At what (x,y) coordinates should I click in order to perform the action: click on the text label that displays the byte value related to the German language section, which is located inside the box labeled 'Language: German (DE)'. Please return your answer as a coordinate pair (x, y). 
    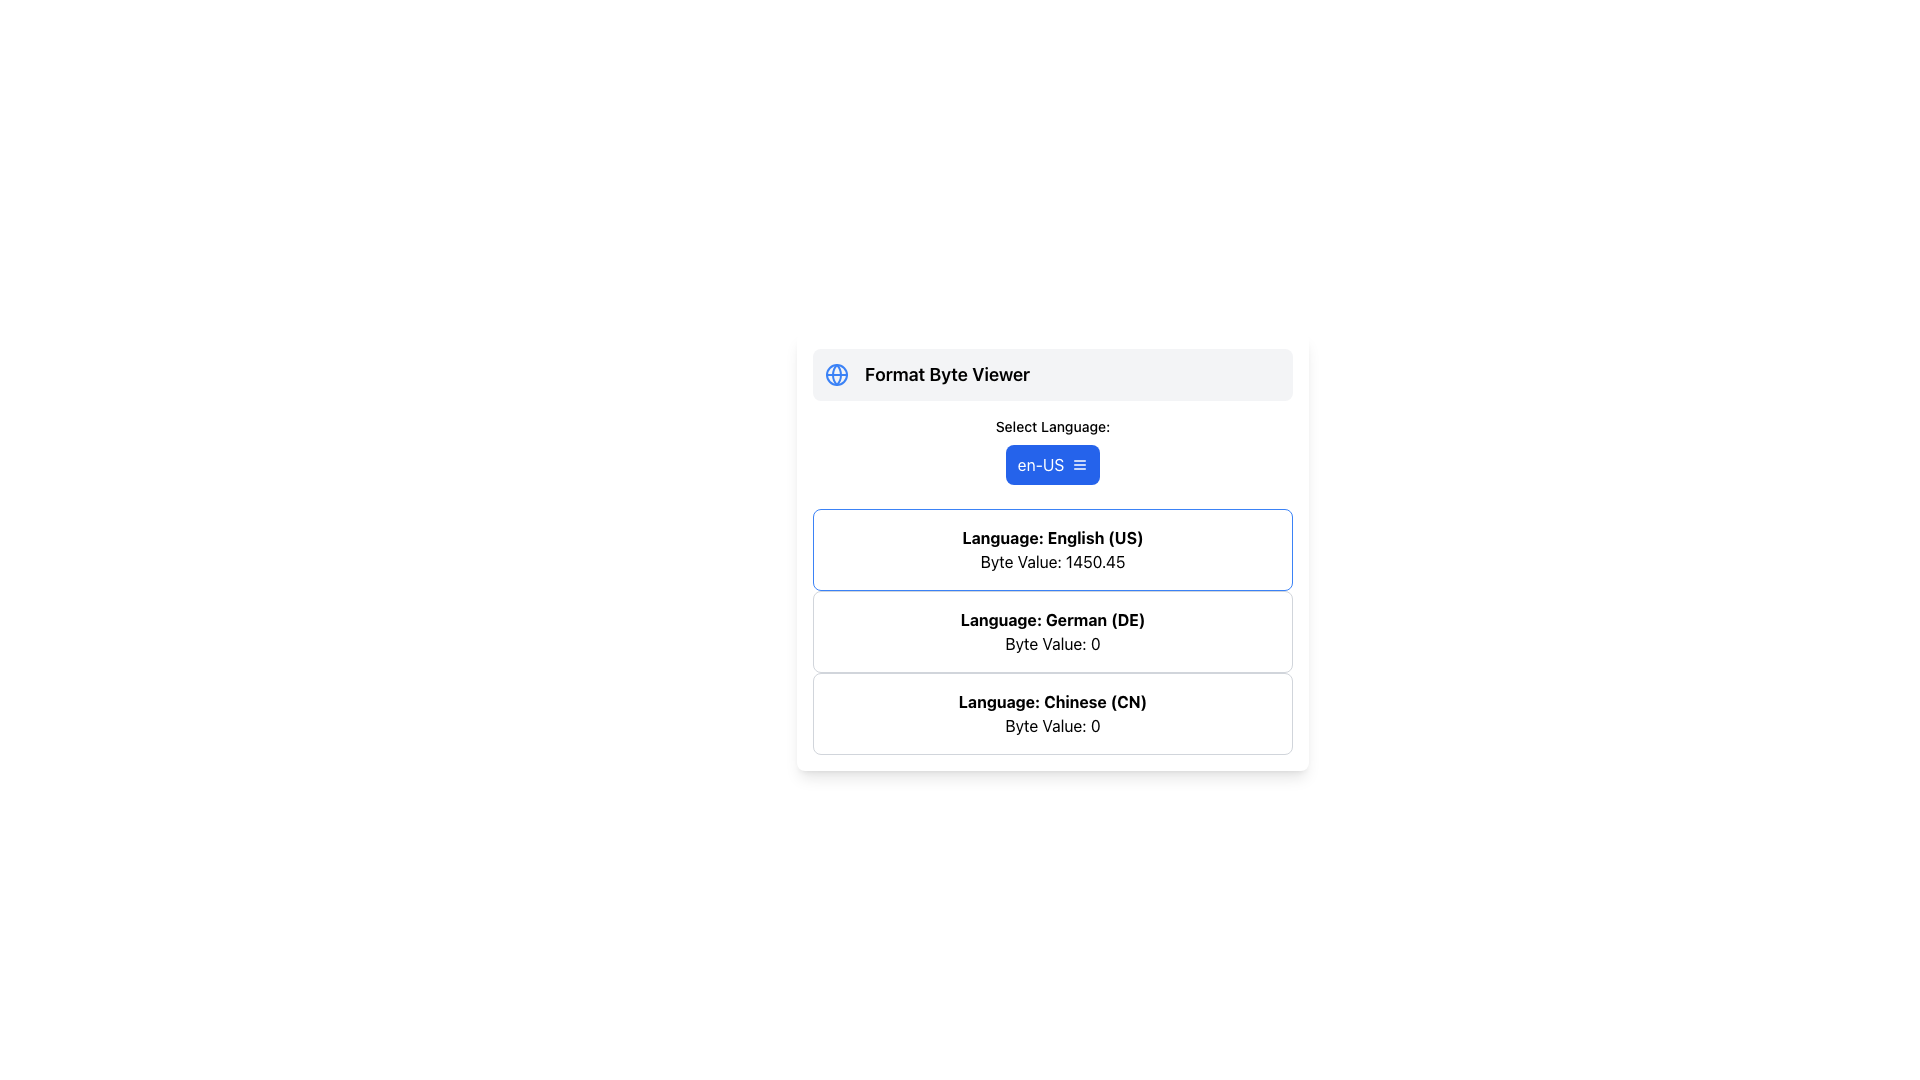
    Looking at the image, I should click on (1051, 644).